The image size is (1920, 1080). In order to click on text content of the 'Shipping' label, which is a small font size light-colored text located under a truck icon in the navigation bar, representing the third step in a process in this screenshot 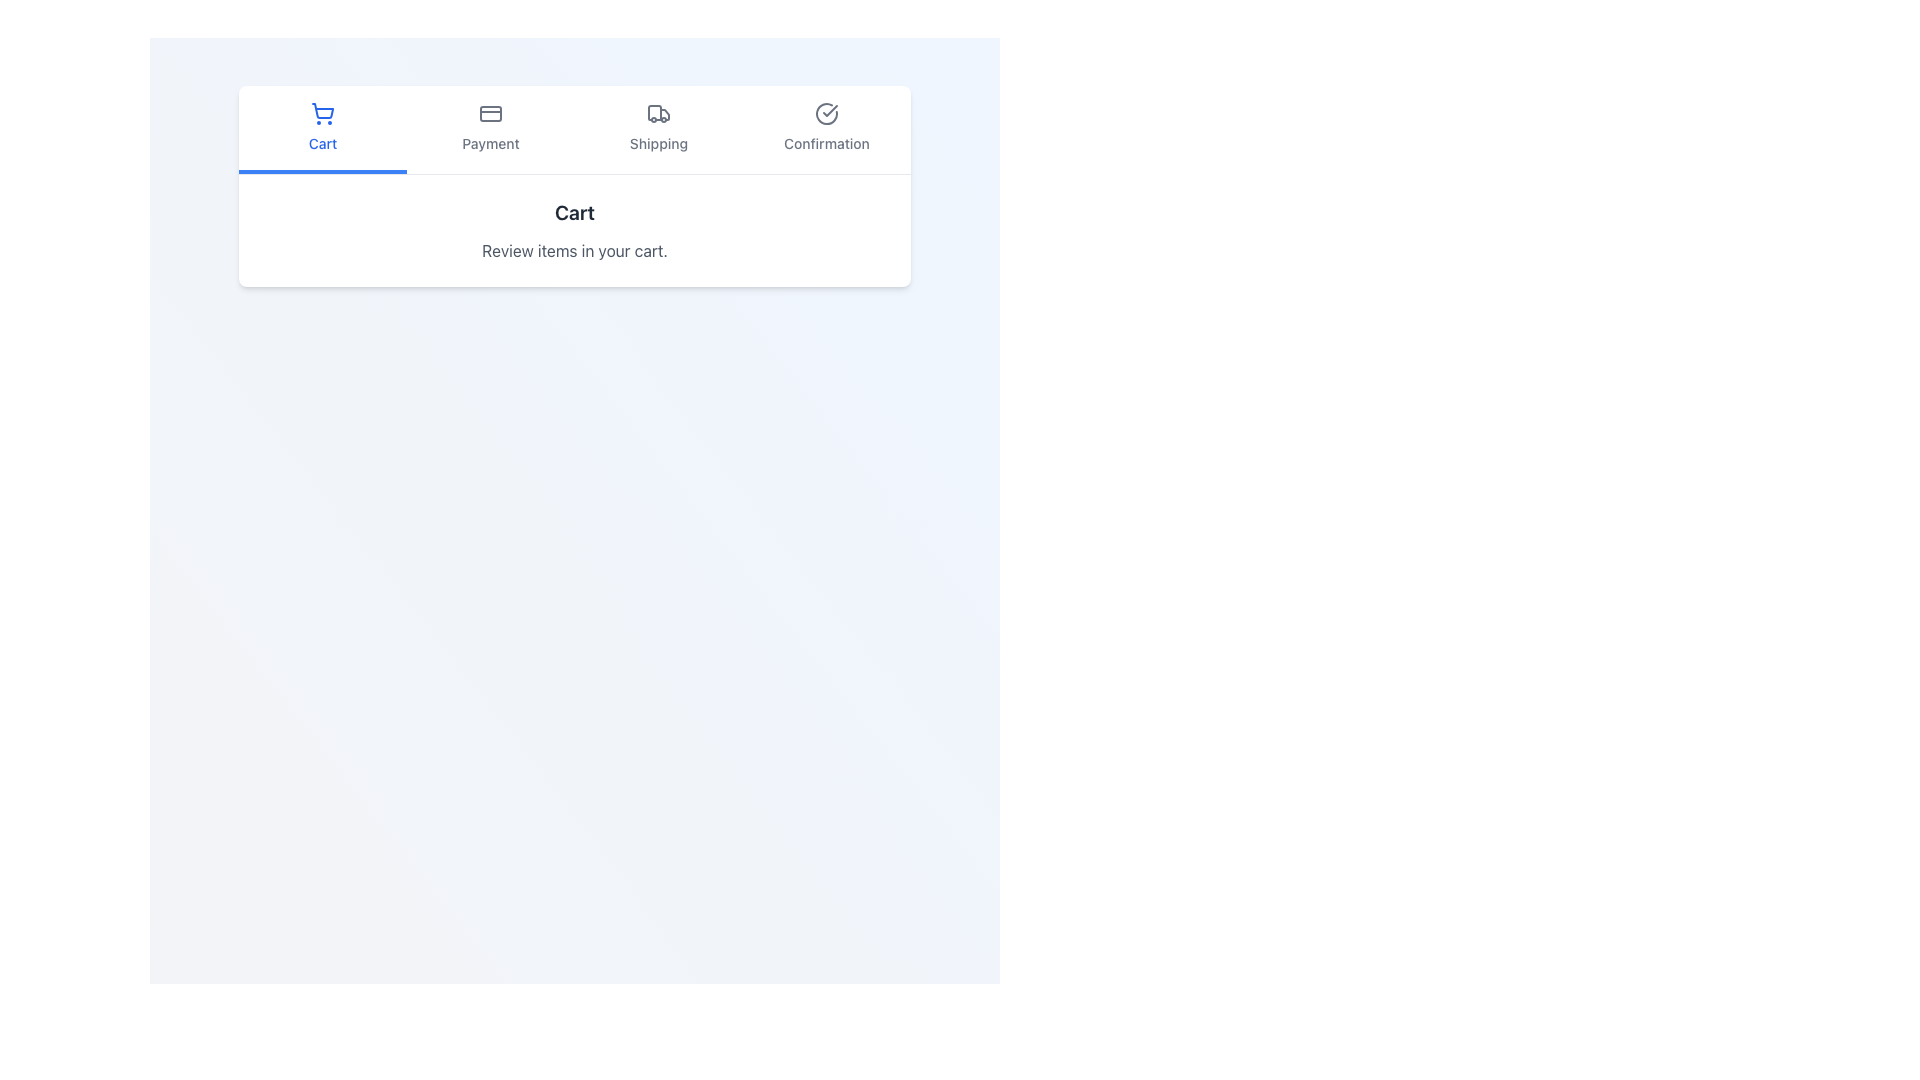, I will do `click(658, 142)`.